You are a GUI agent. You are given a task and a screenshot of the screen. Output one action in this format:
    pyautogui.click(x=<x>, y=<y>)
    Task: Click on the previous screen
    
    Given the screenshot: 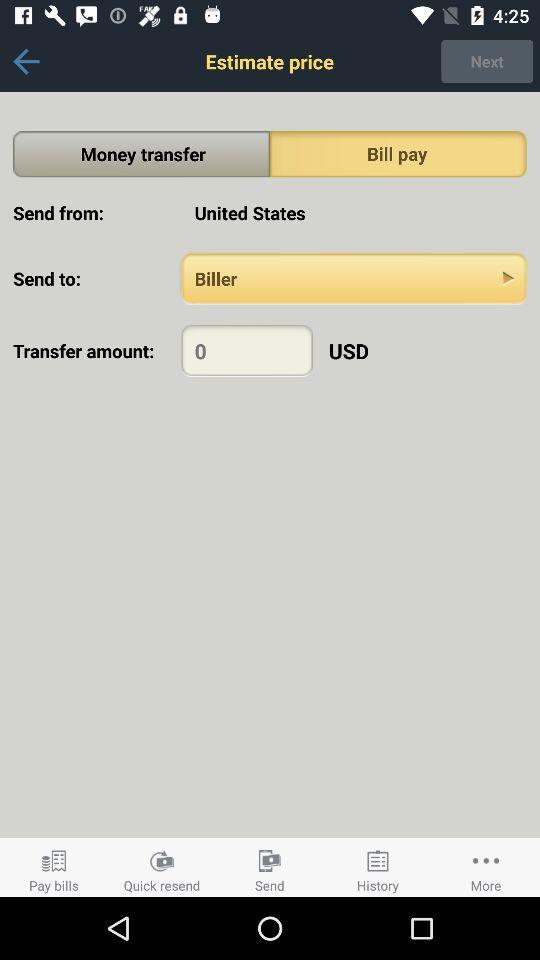 What is the action you would take?
    pyautogui.click(x=25, y=61)
    